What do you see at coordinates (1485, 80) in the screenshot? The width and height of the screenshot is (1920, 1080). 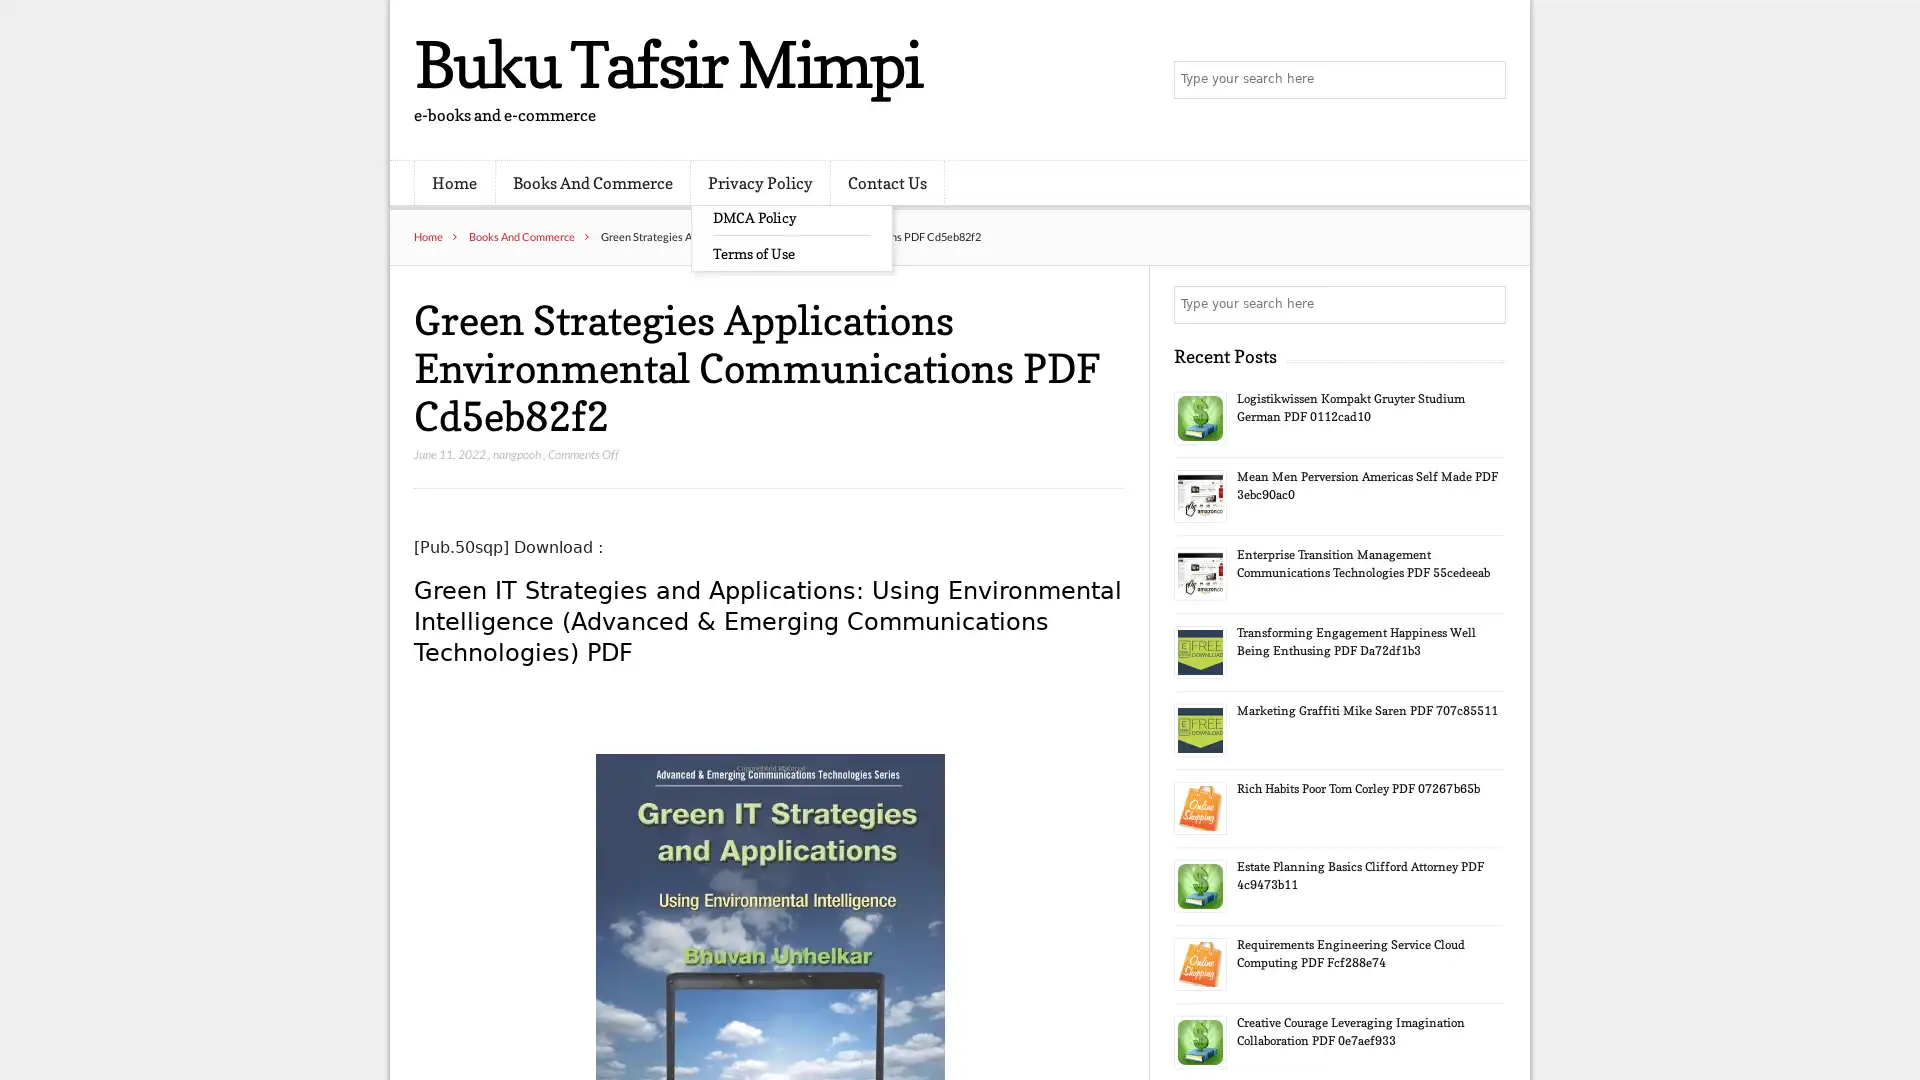 I see `Search` at bounding box center [1485, 80].